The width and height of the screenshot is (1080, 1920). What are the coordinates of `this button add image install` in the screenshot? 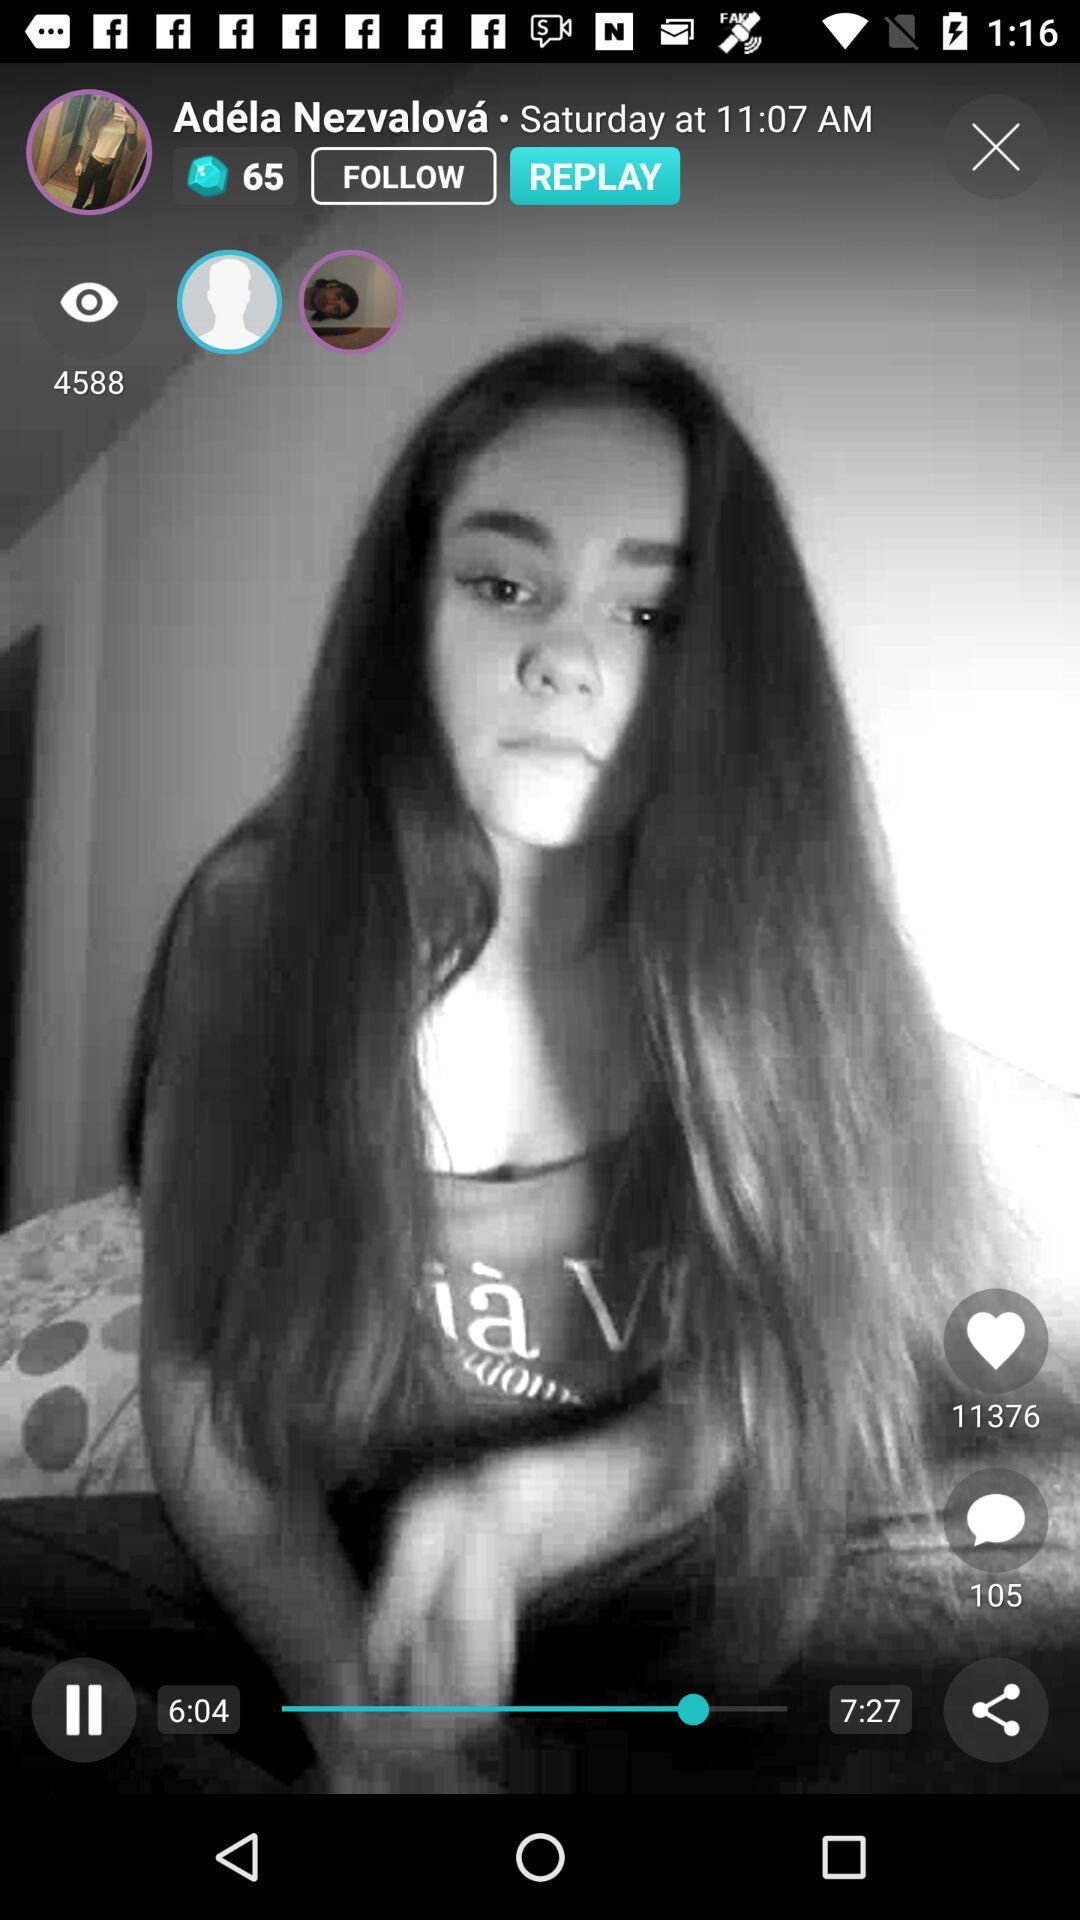 It's located at (228, 301).